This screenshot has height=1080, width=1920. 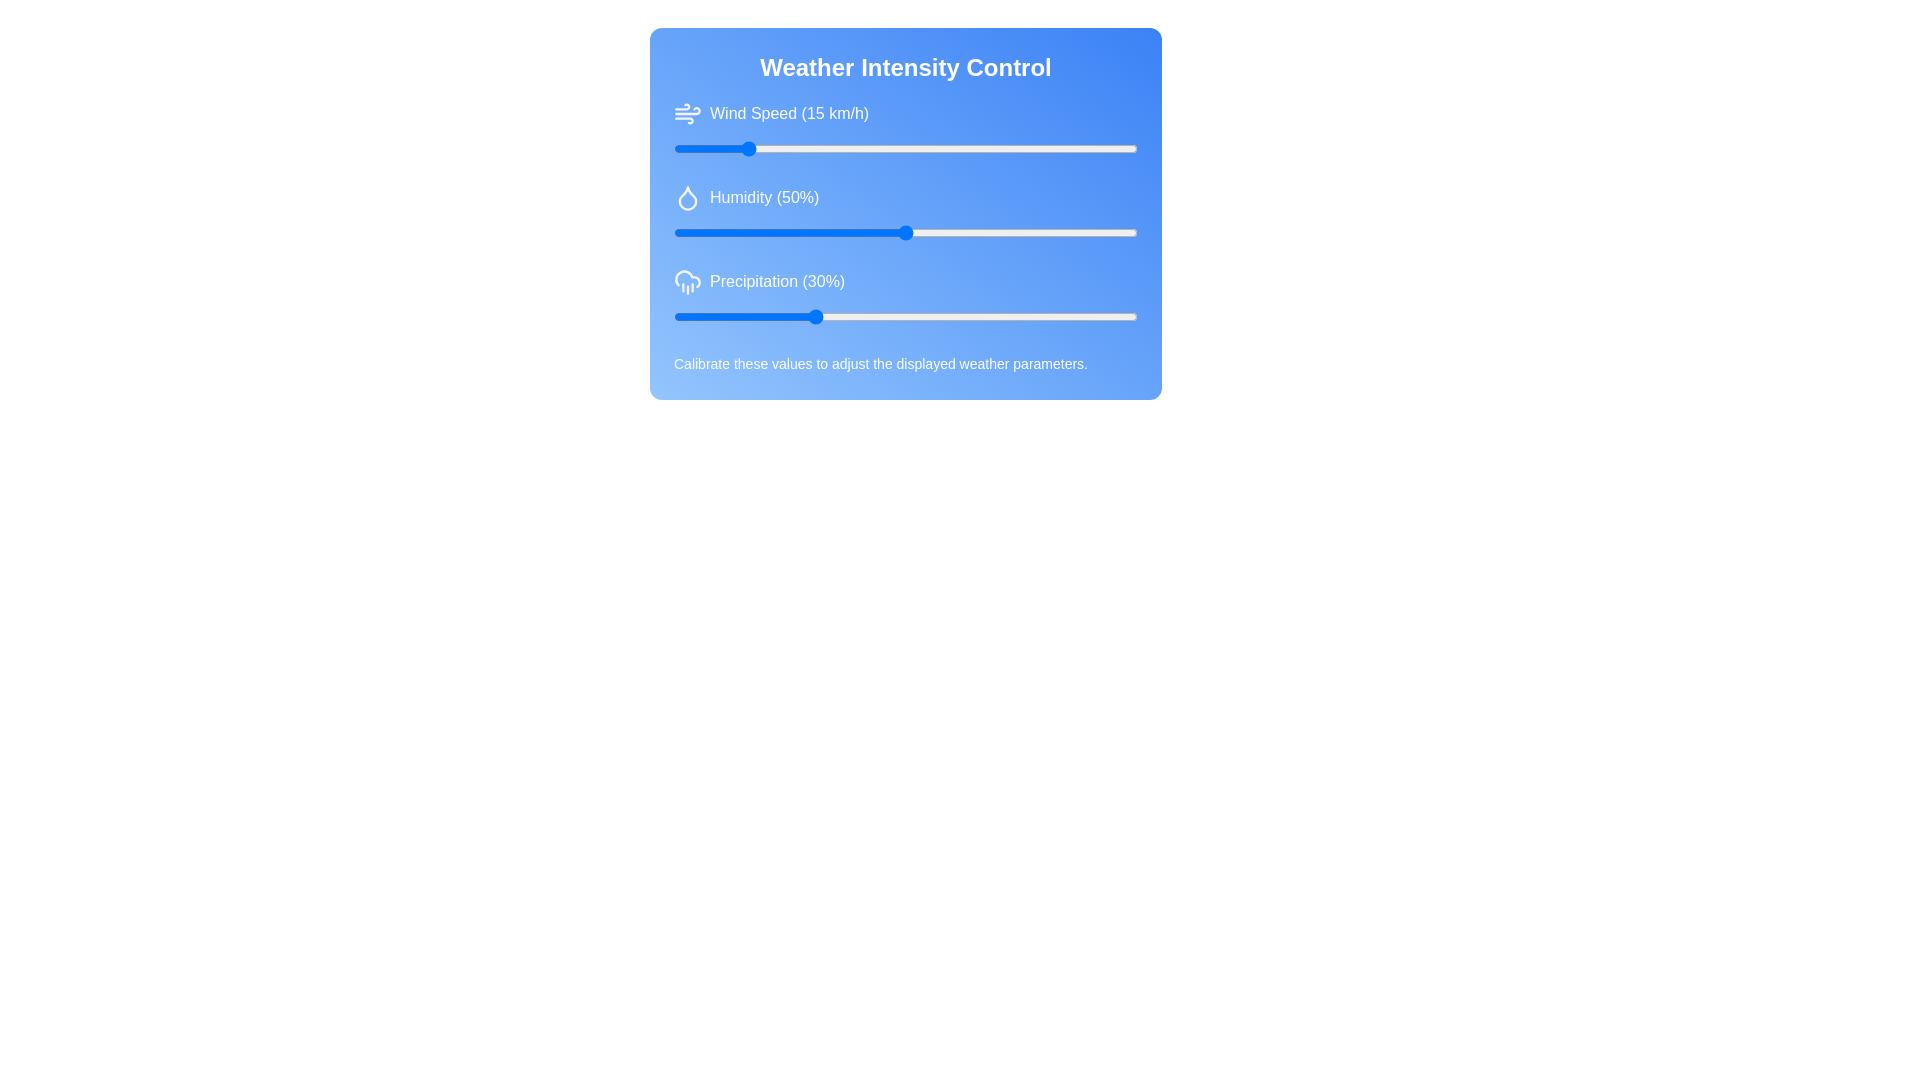 What do you see at coordinates (733, 148) in the screenshot?
I see `the wind speed` at bounding box center [733, 148].